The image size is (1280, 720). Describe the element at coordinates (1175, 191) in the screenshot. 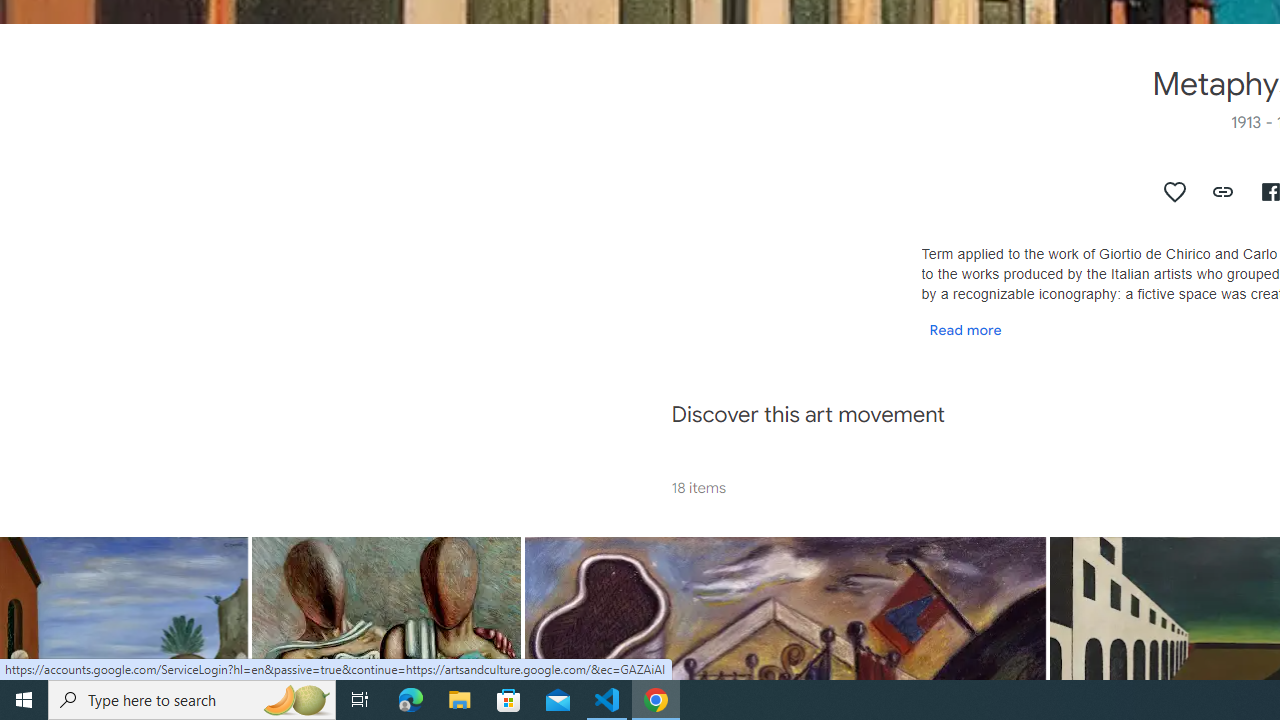

I see `'Authenticate to favorite this asset.'` at that location.